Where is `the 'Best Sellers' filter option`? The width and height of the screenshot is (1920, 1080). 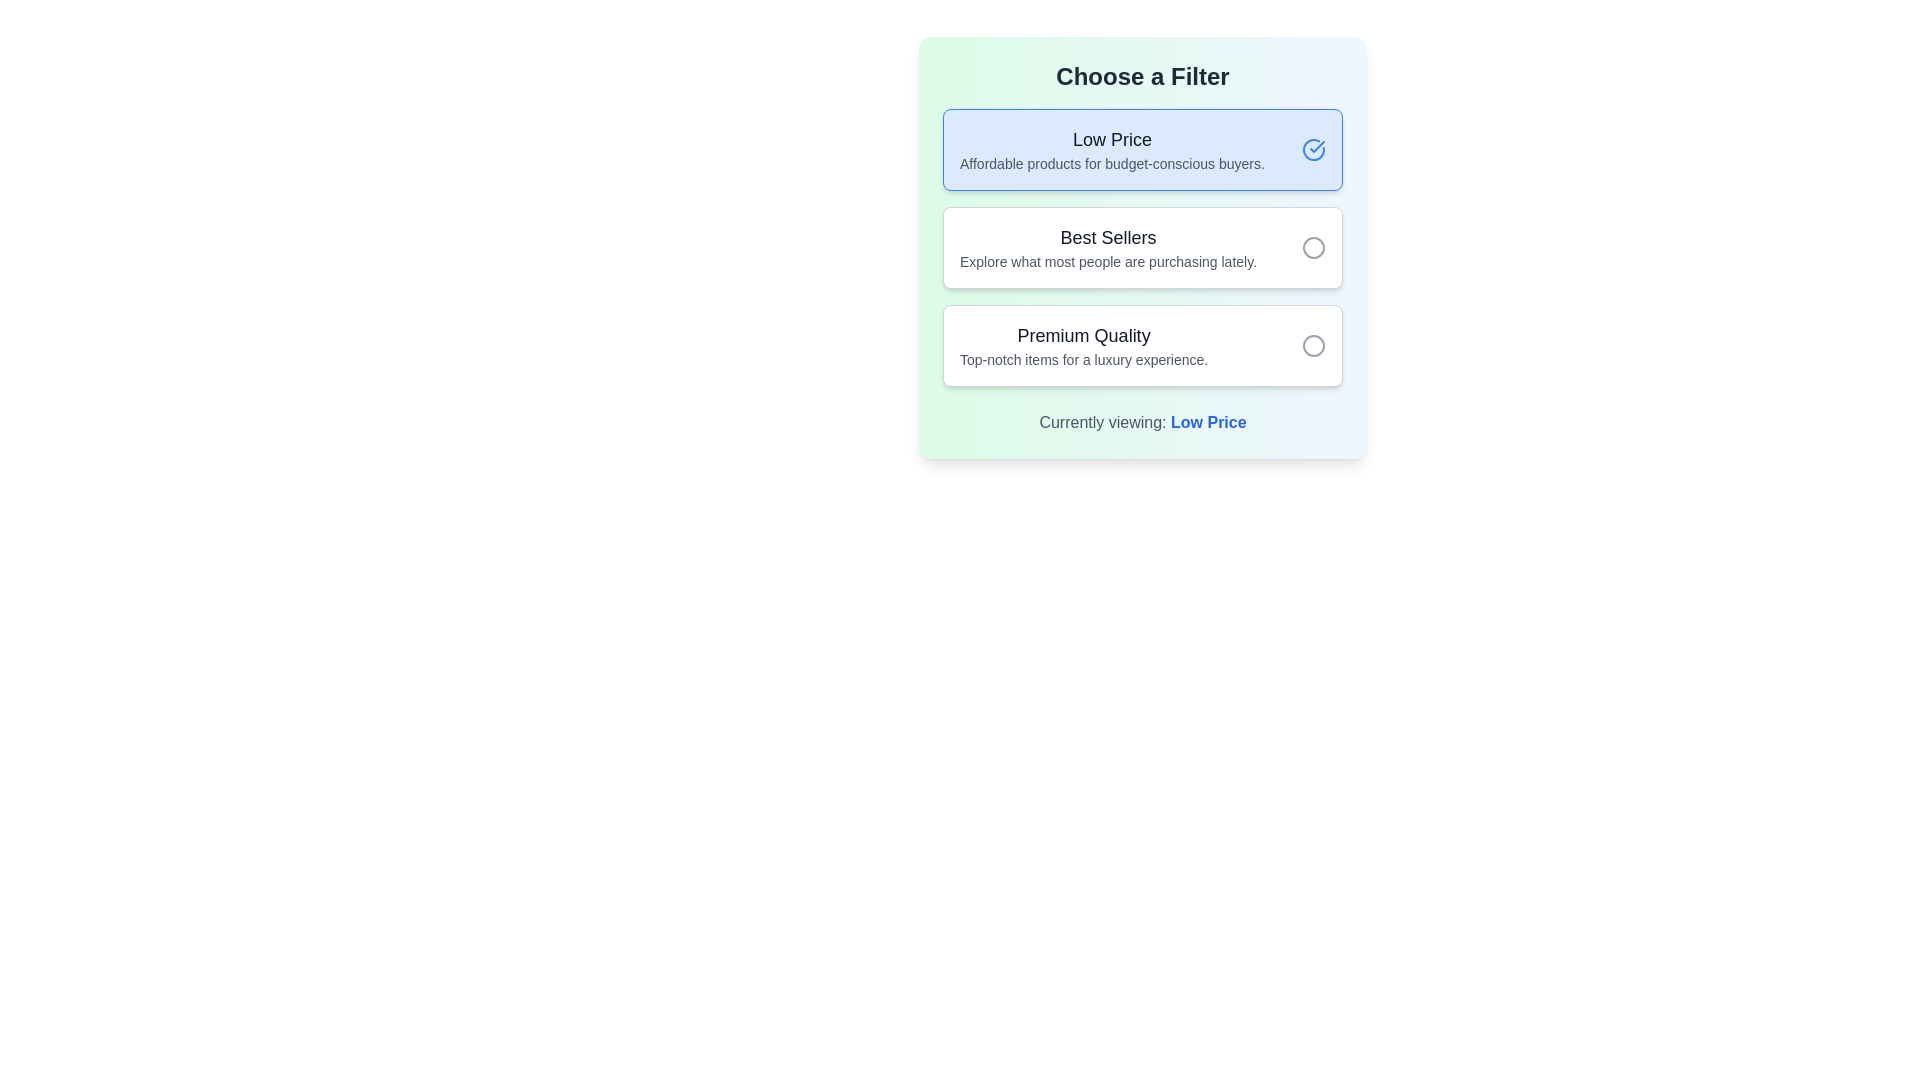
the 'Best Sellers' filter option is located at coordinates (1142, 246).